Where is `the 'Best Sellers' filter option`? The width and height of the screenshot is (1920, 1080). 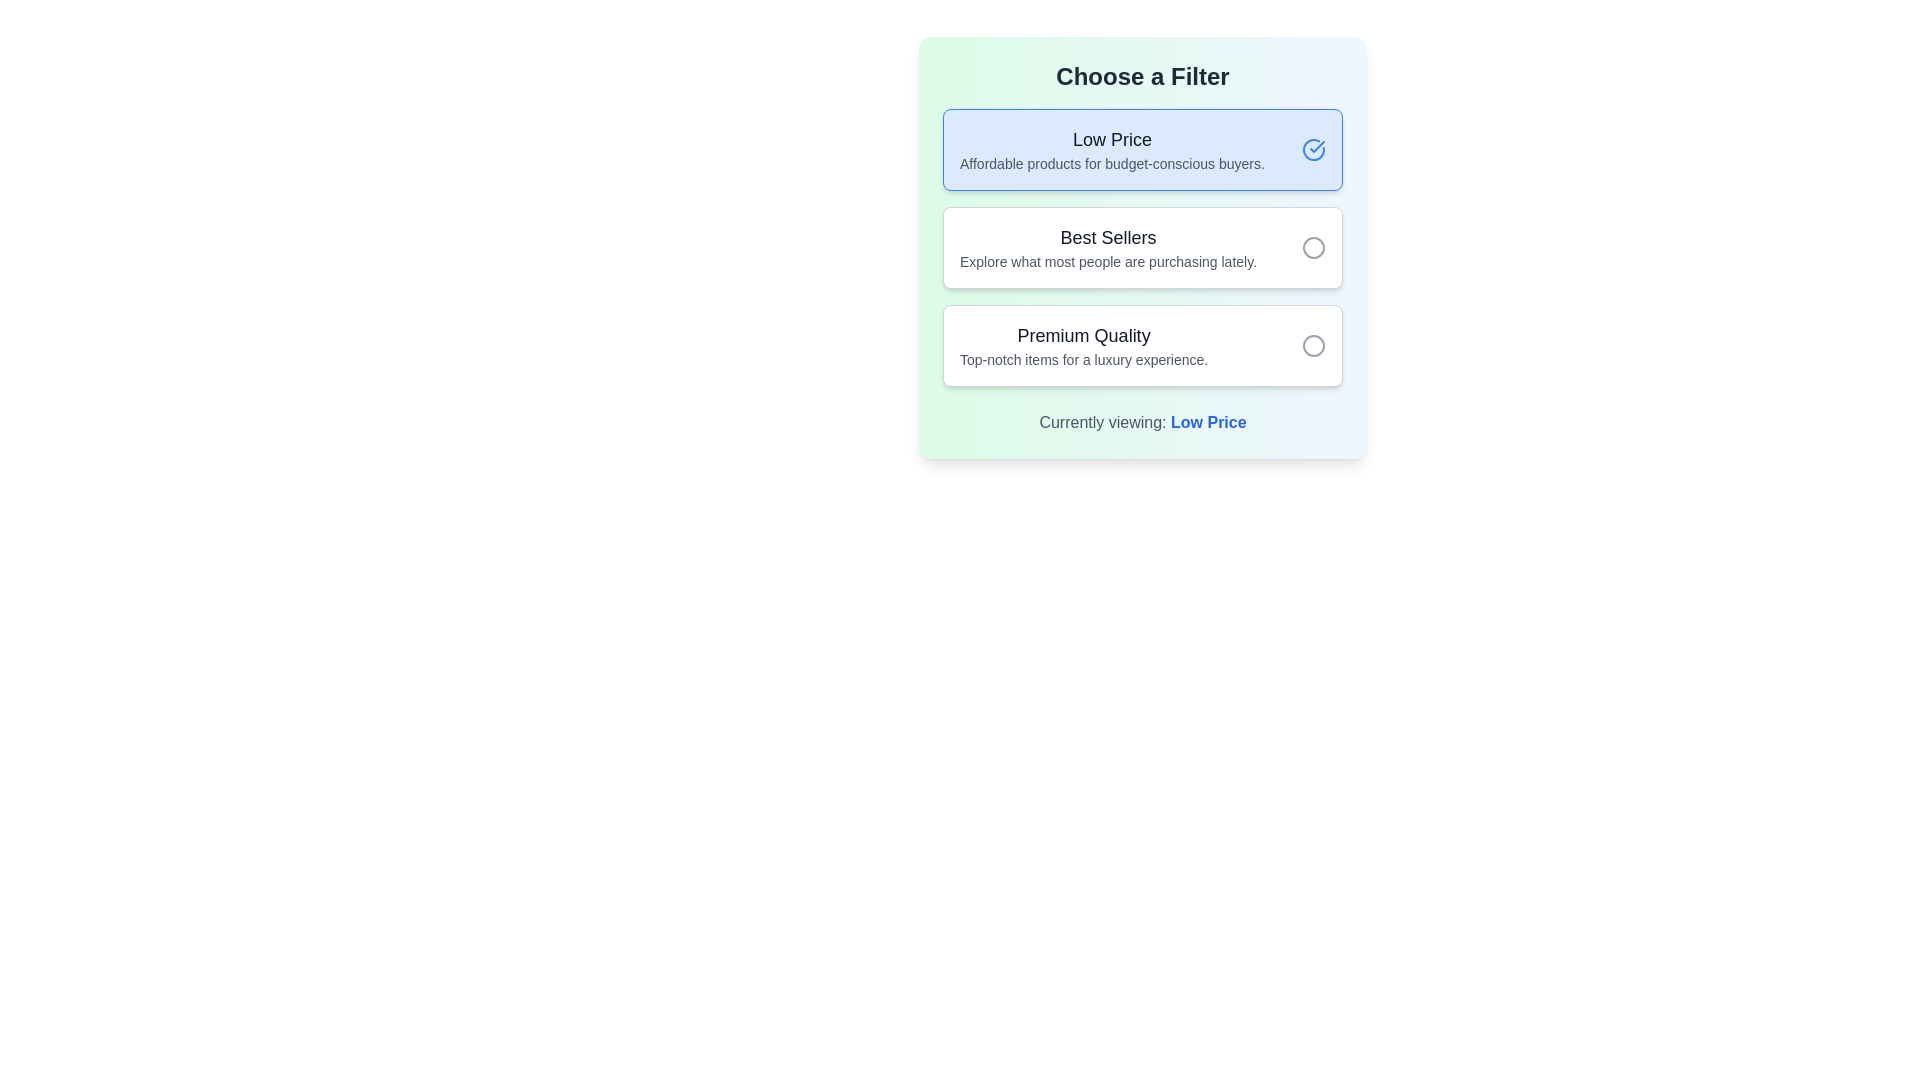
the 'Best Sellers' filter option is located at coordinates (1142, 246).